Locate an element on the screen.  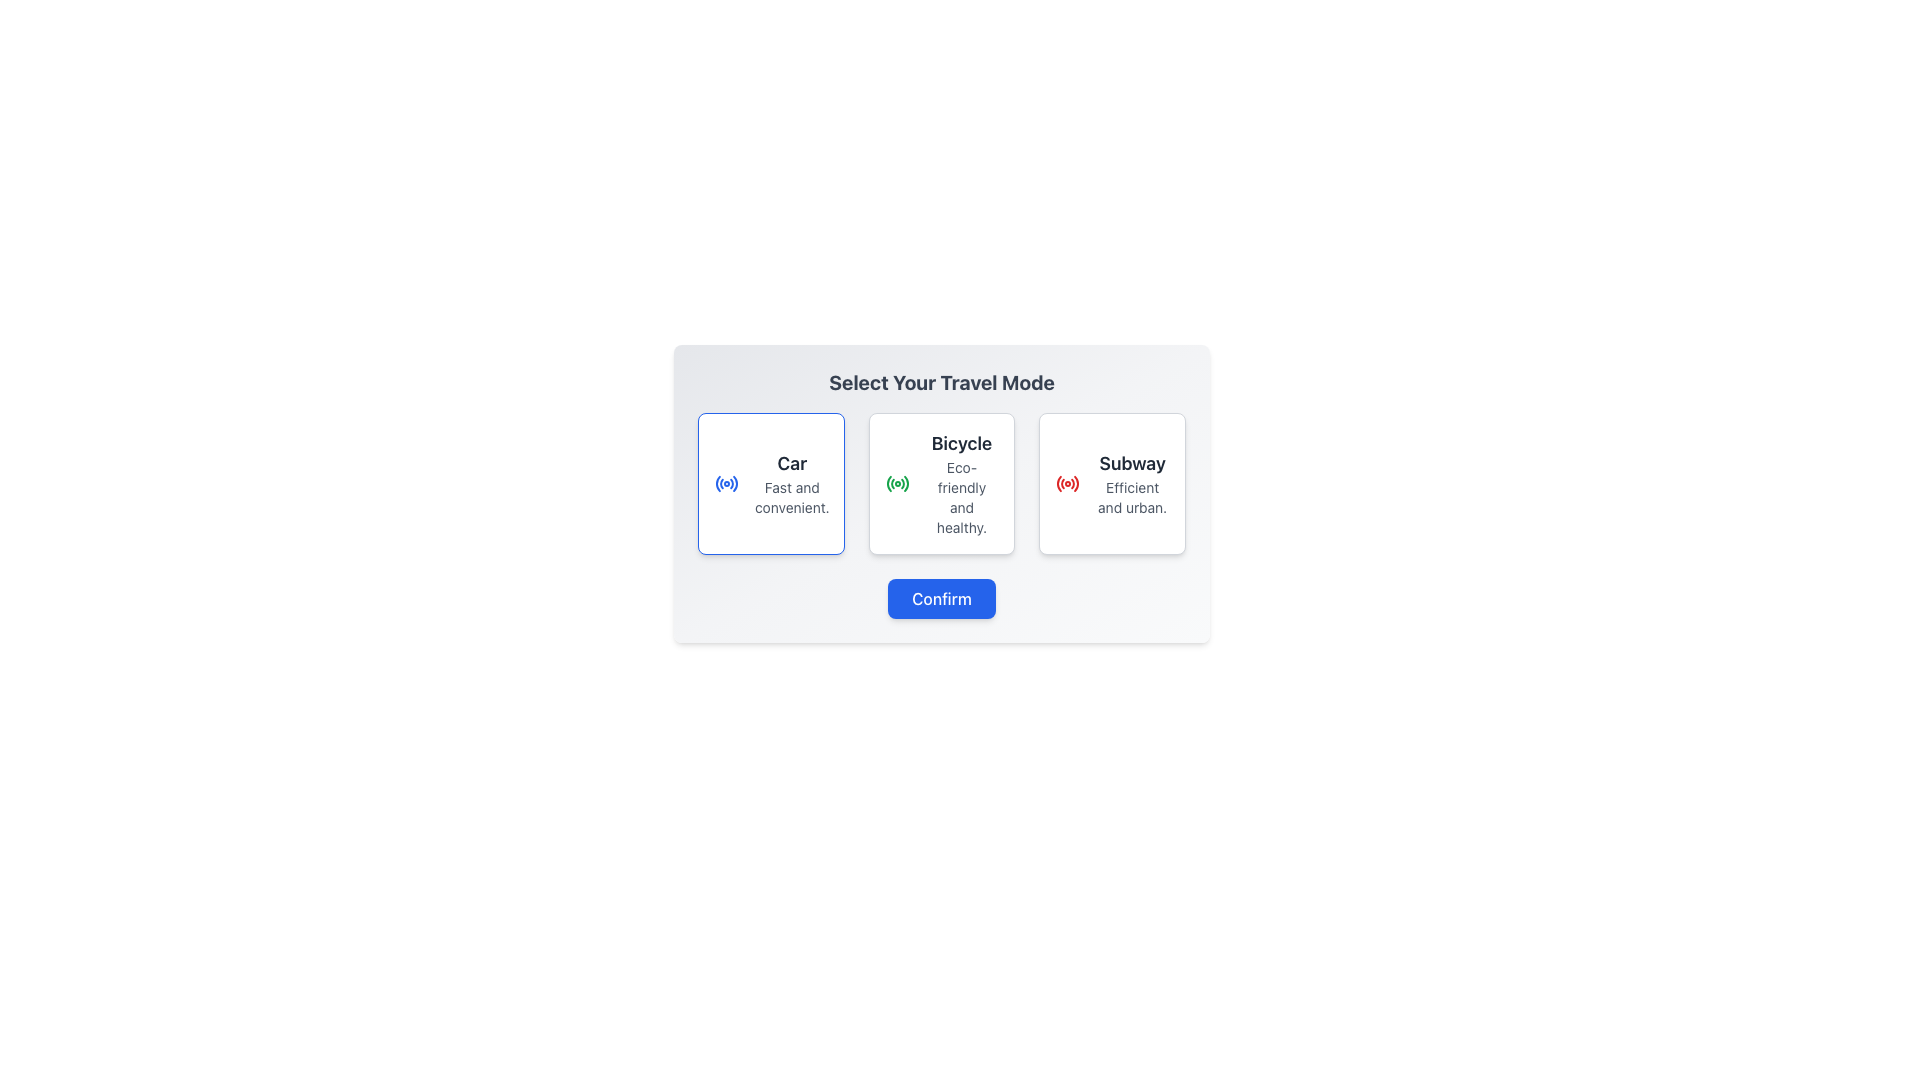
the 'Subway' text label, which is styled in bold, headline format, and located centrally in the third column of a three-column layout is located at coordinates (1132, 463).